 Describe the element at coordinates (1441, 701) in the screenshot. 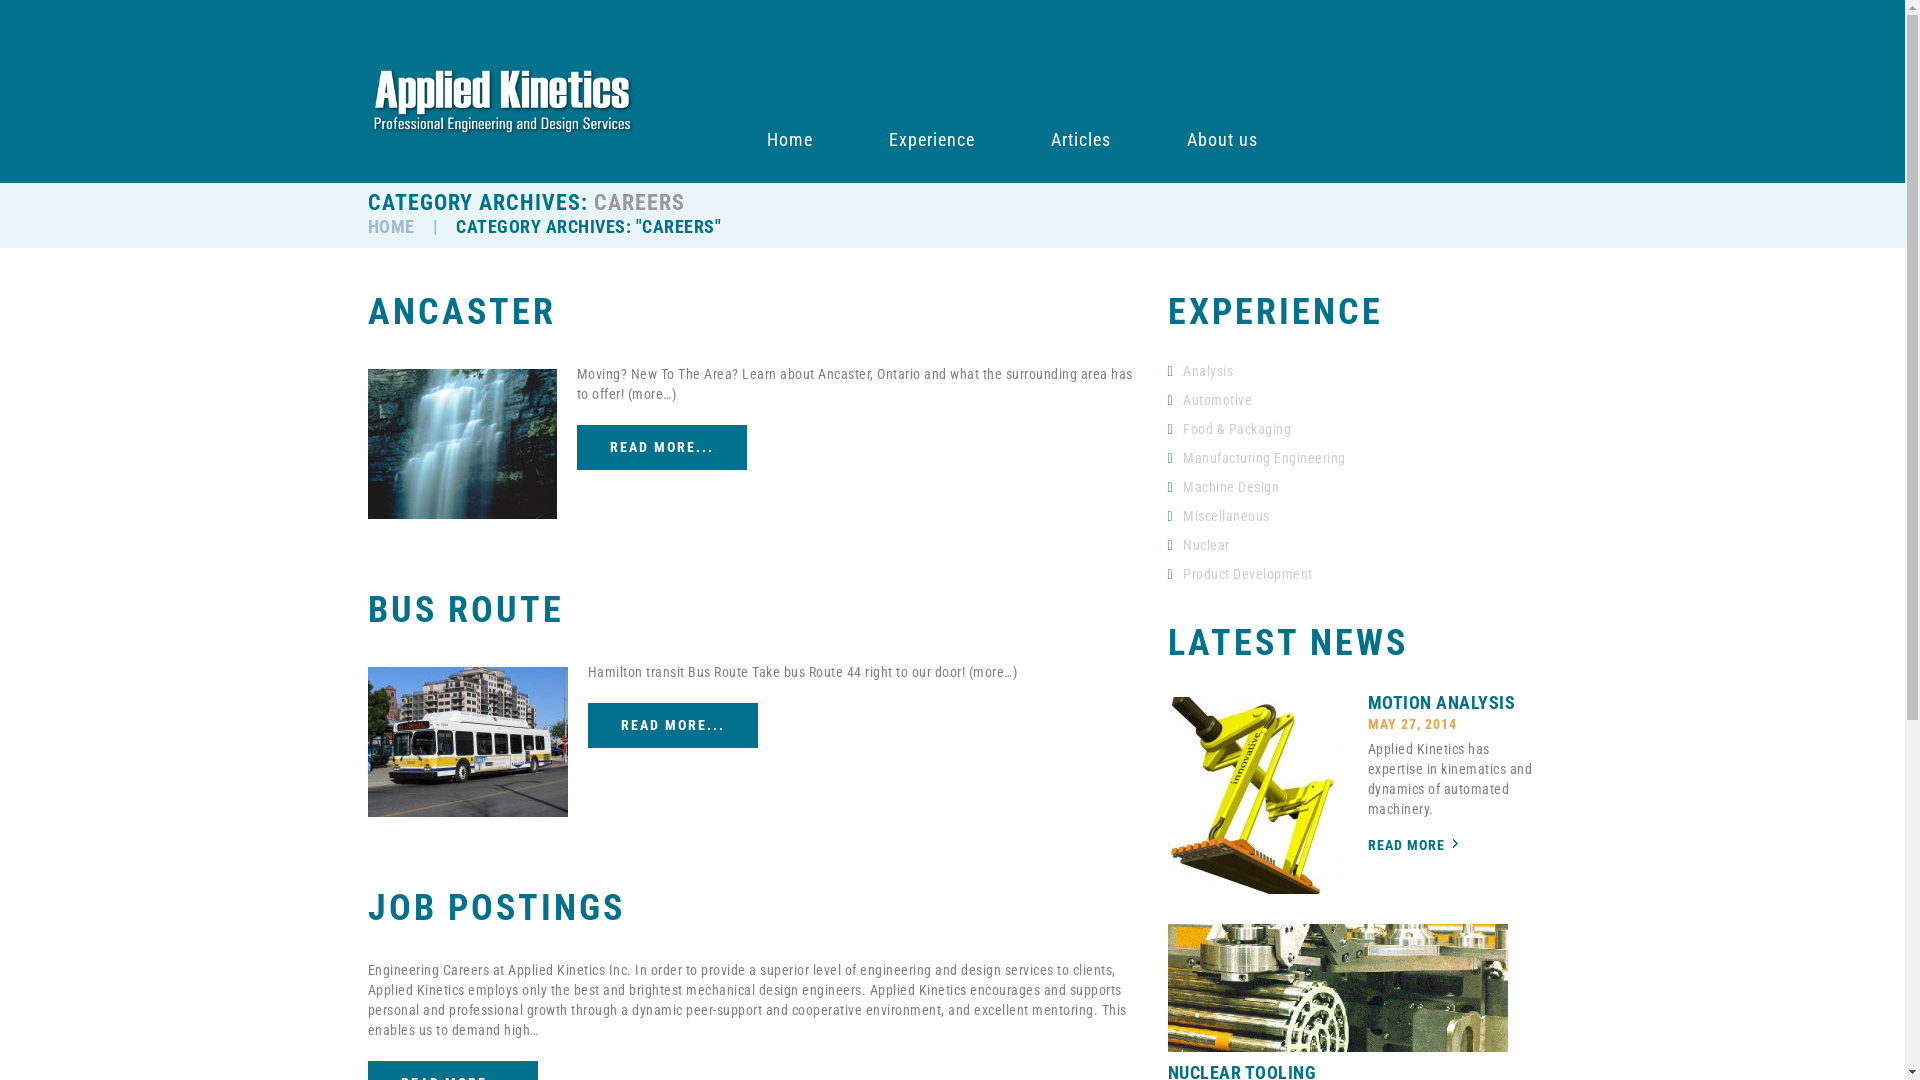

I see `'MOTION ANALYSIS'` at that location.